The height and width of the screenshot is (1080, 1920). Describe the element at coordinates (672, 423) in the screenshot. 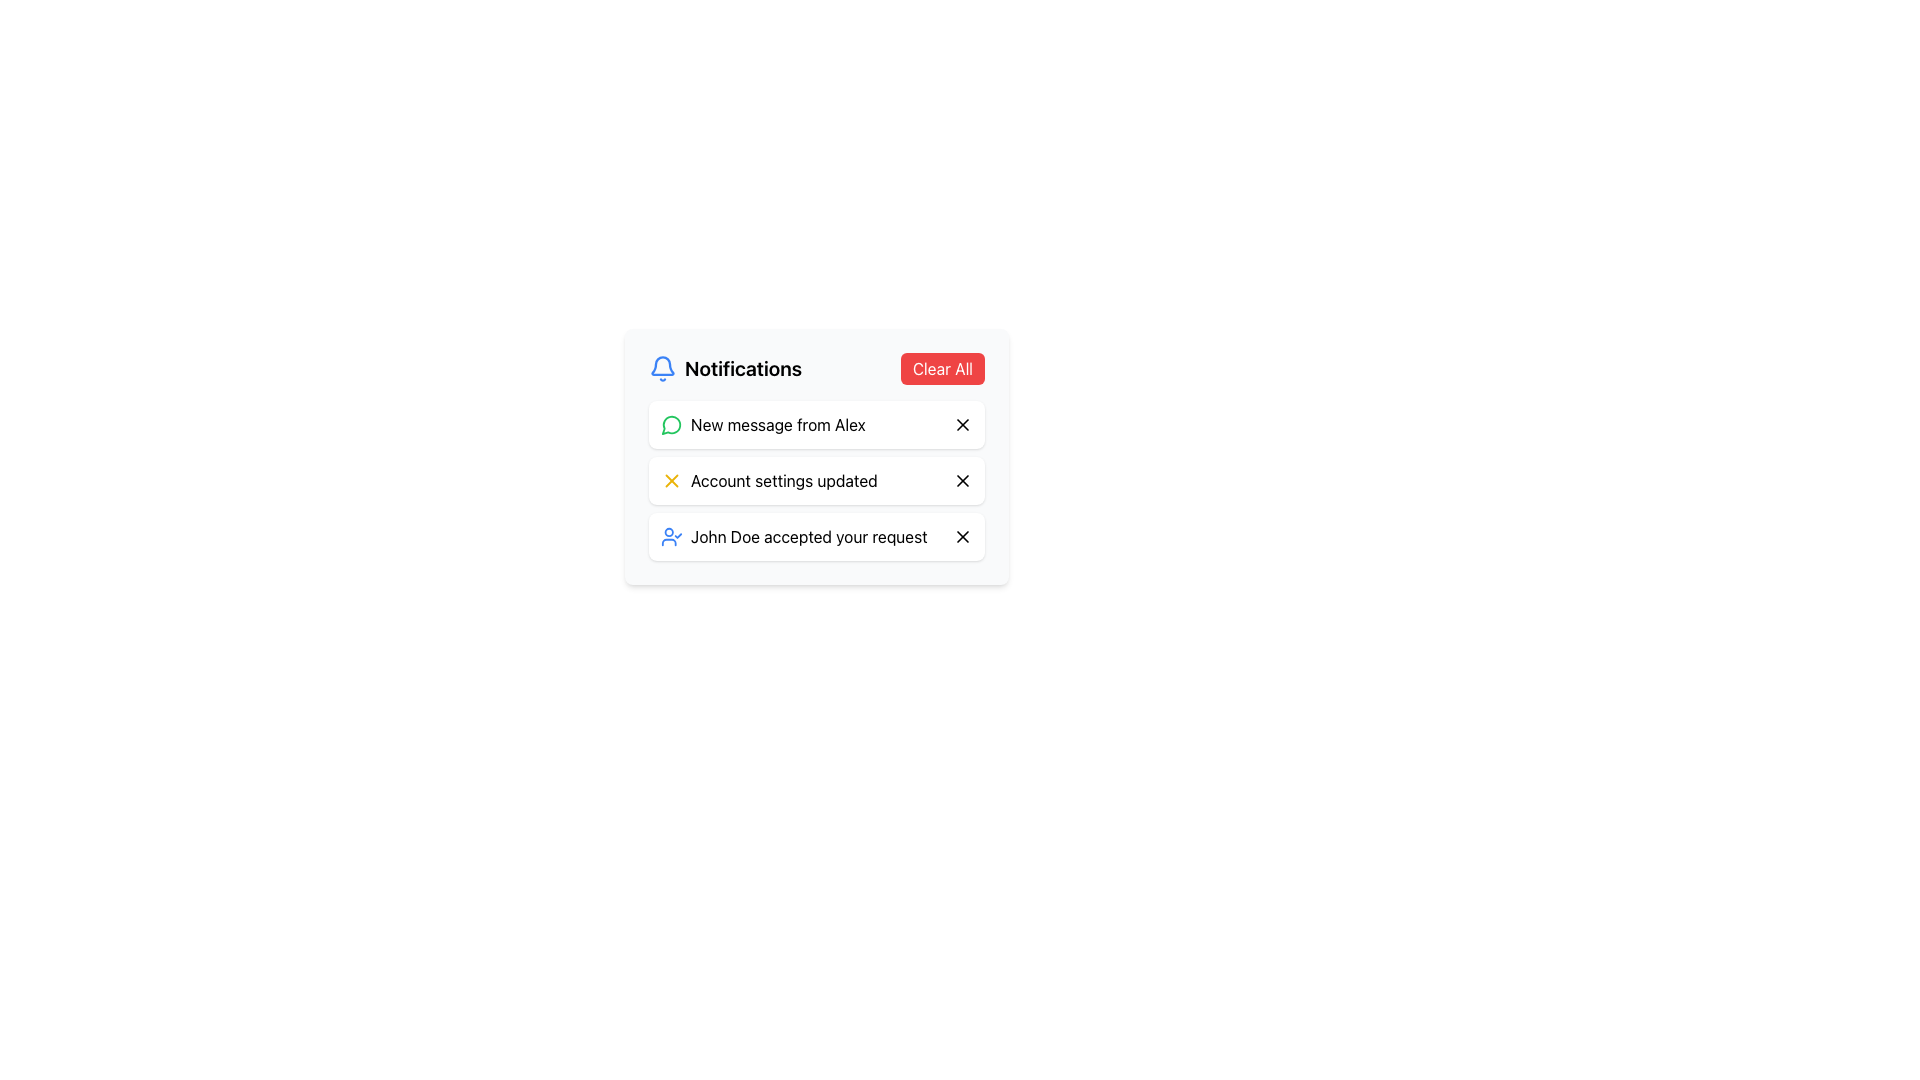

I see `the new message notification icon indicating 'New message from Alex' positioned at the top of the notification list` at that location.